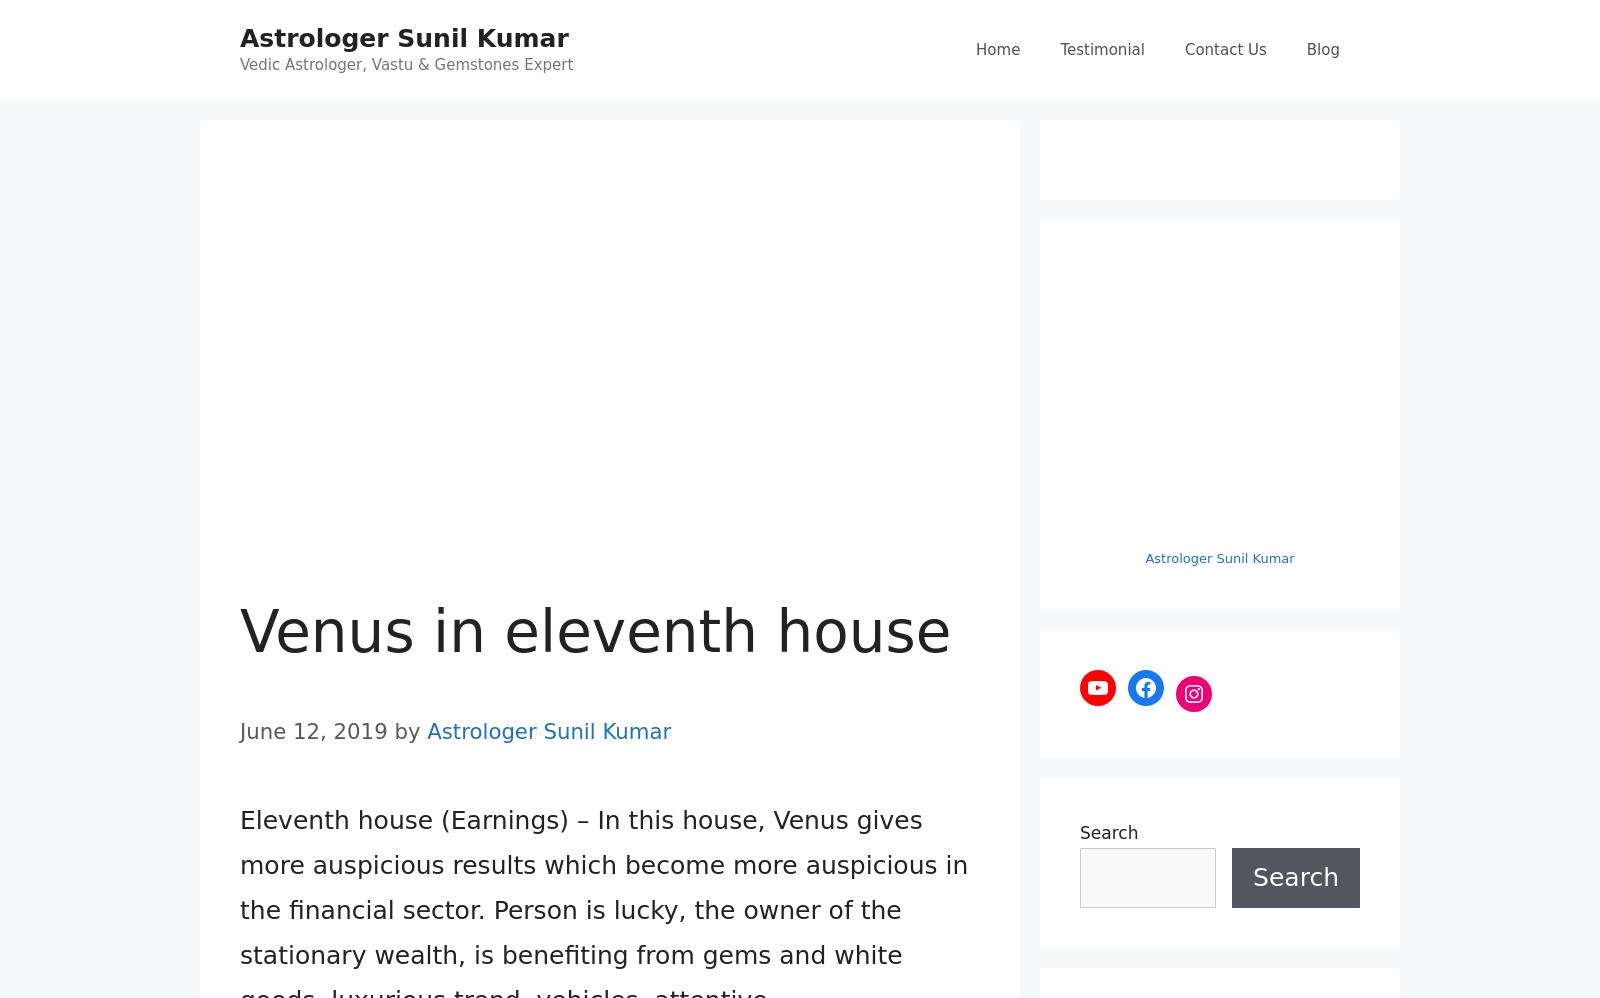 This screenshot has width=1600, height=998. I want to click on 'Blog', so click(1322, 49).